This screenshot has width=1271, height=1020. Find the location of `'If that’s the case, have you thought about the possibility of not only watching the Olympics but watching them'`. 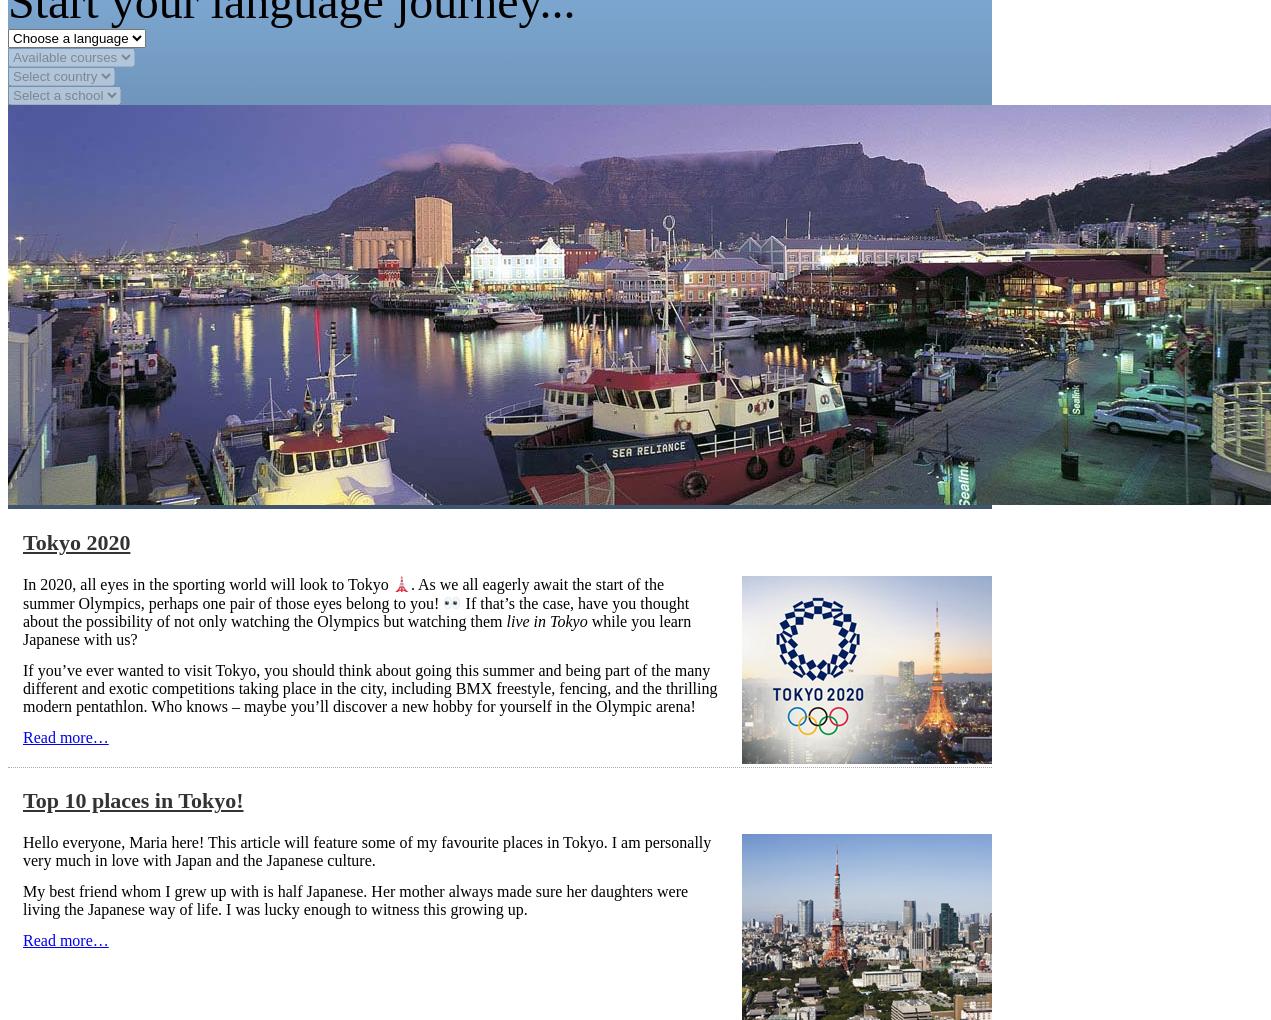

'If that’s the case, have you thought about the possibility of not only watching the Olympics but watching them' is located at coordinates (355, 610).